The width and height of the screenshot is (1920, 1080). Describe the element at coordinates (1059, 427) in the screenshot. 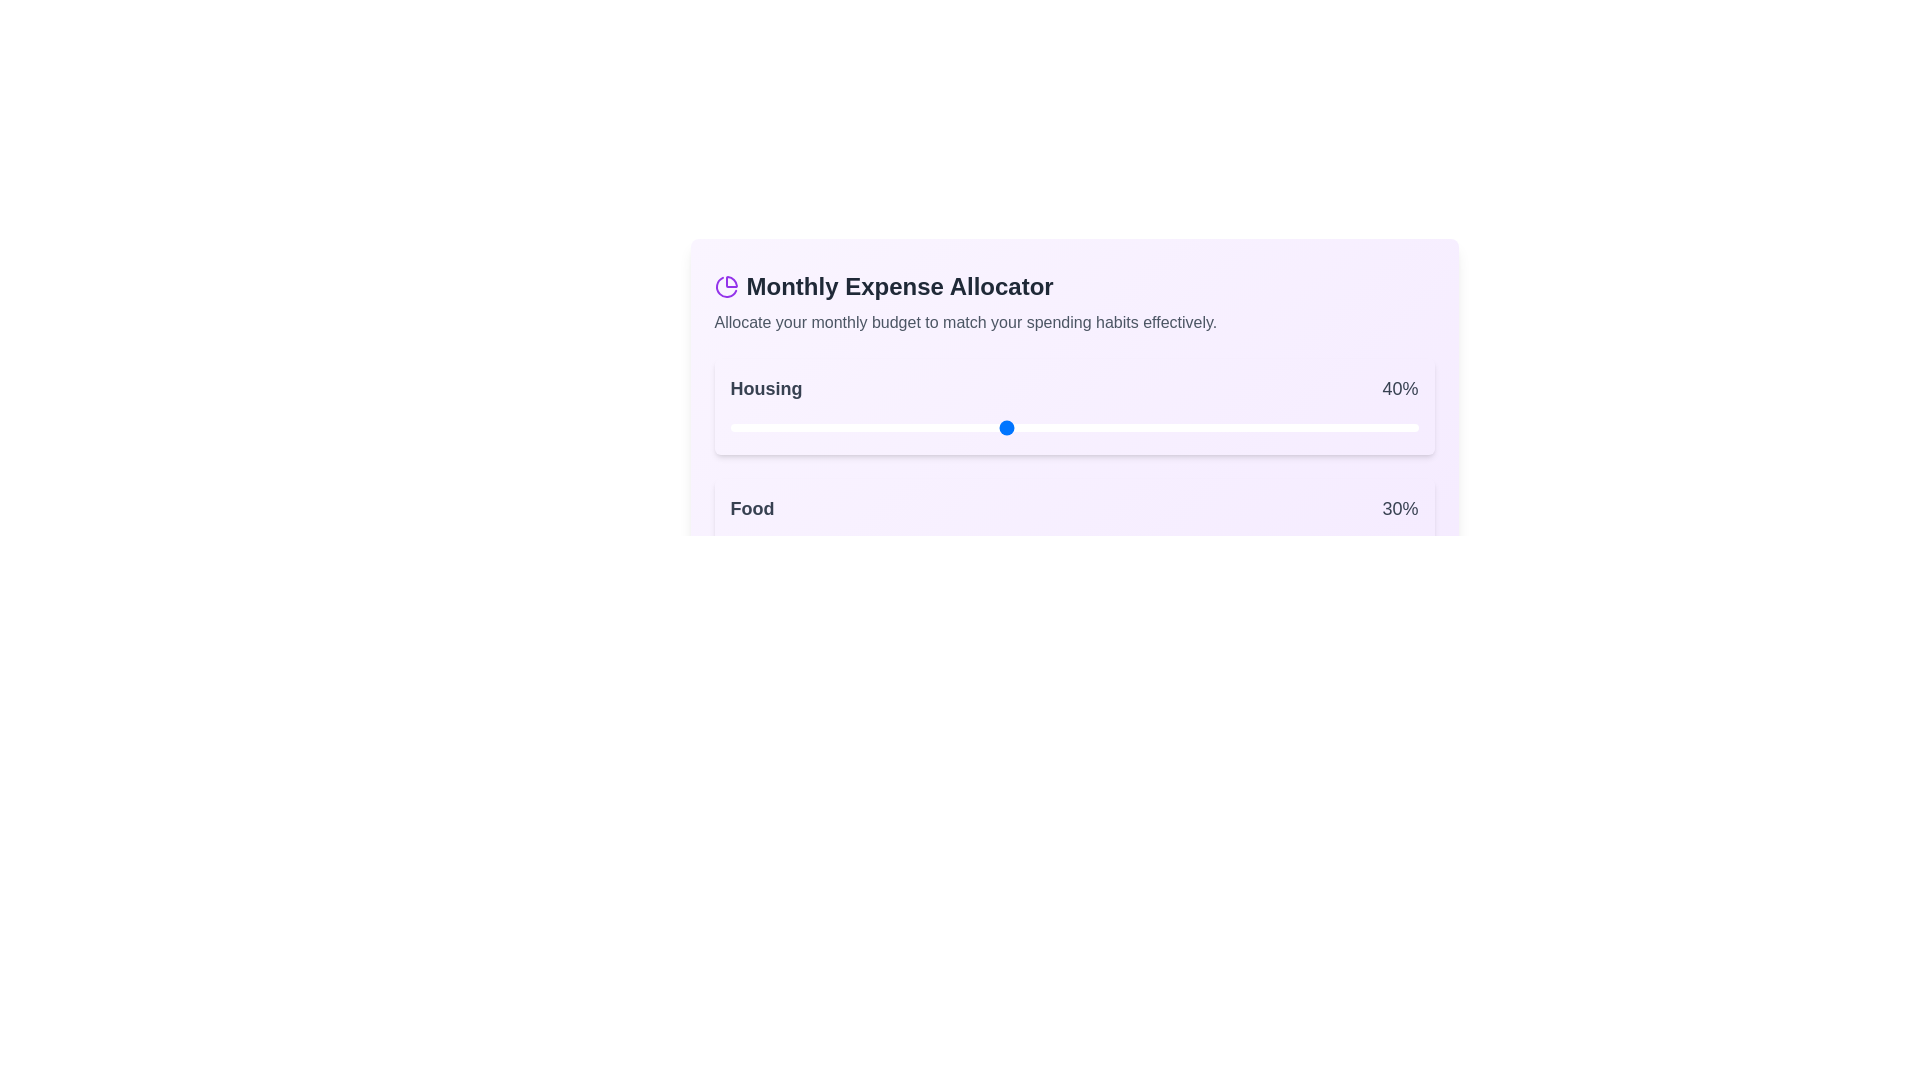

I see `the budget for Housing` at that location.